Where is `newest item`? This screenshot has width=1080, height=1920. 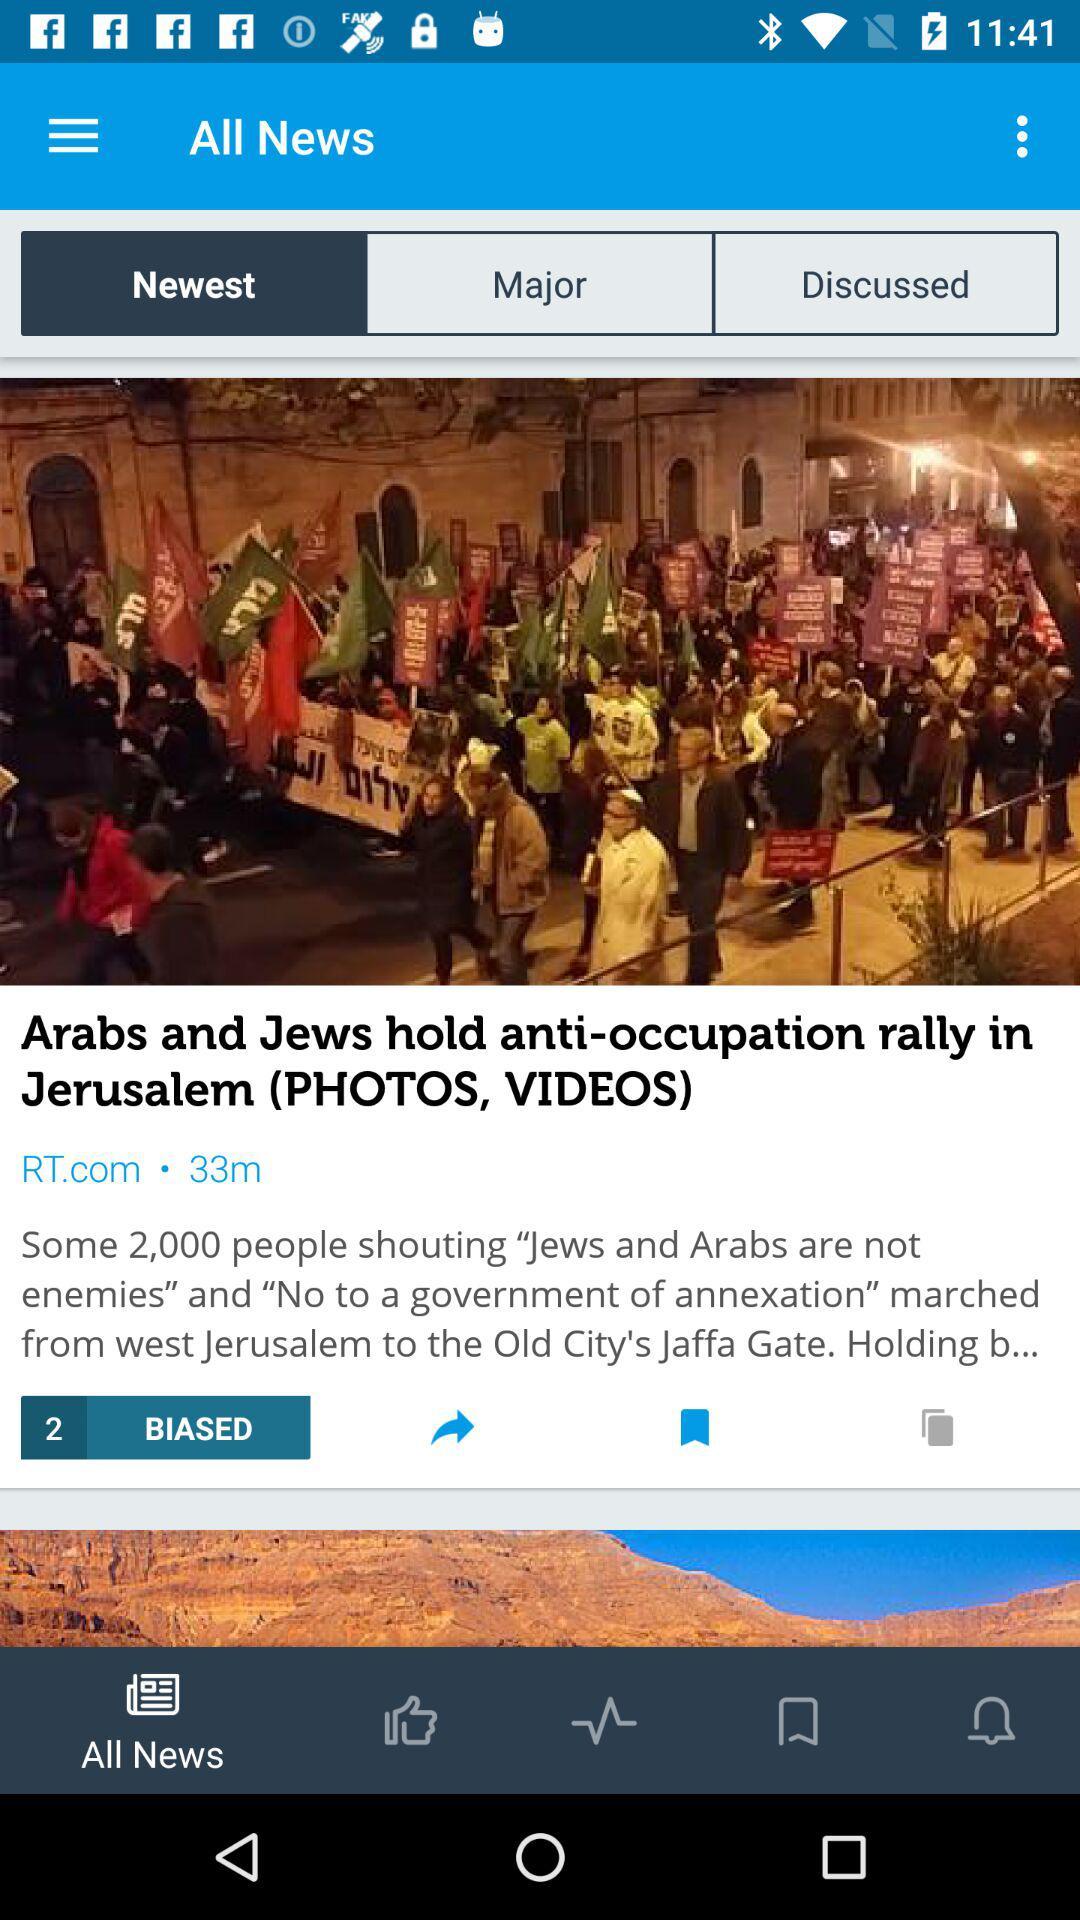
newest item is located at coordinates (193, 282).